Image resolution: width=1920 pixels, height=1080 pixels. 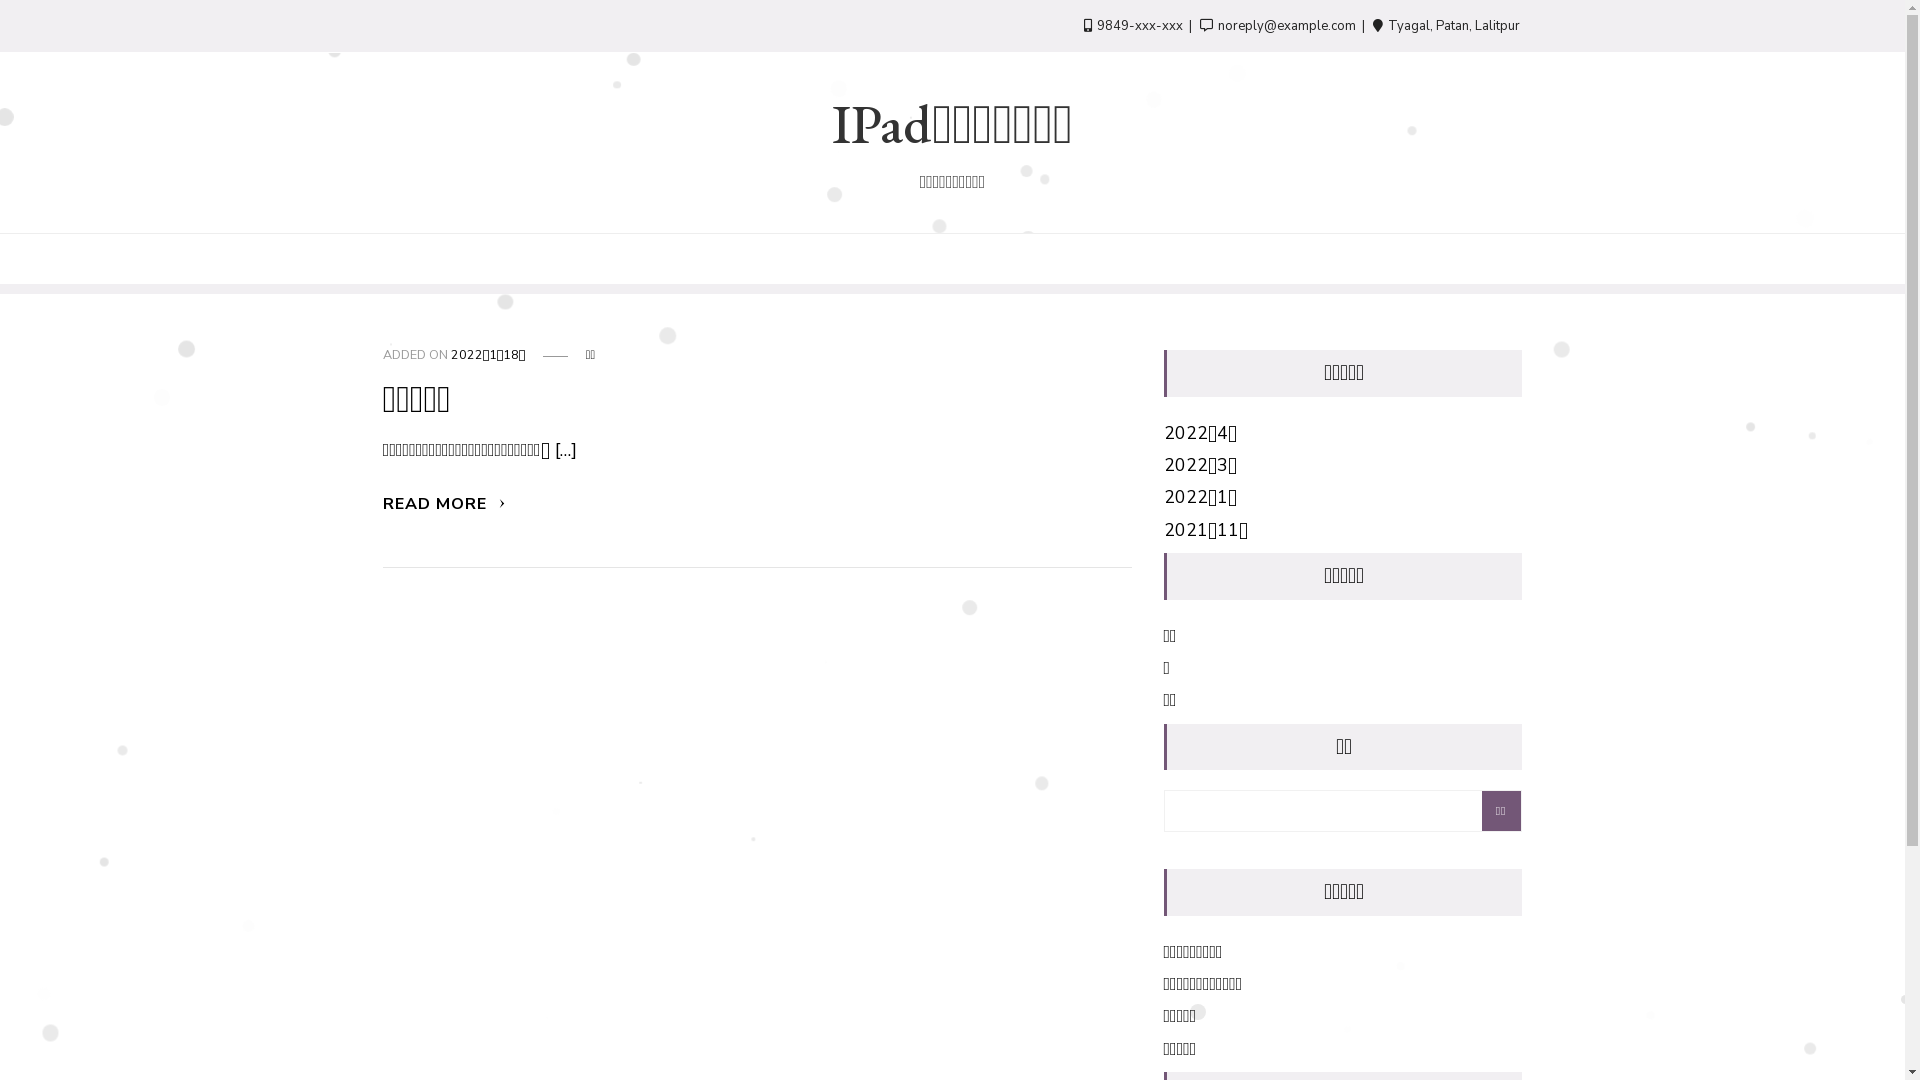 I want to click on 'READ MORE', so click(x=444, y=503).